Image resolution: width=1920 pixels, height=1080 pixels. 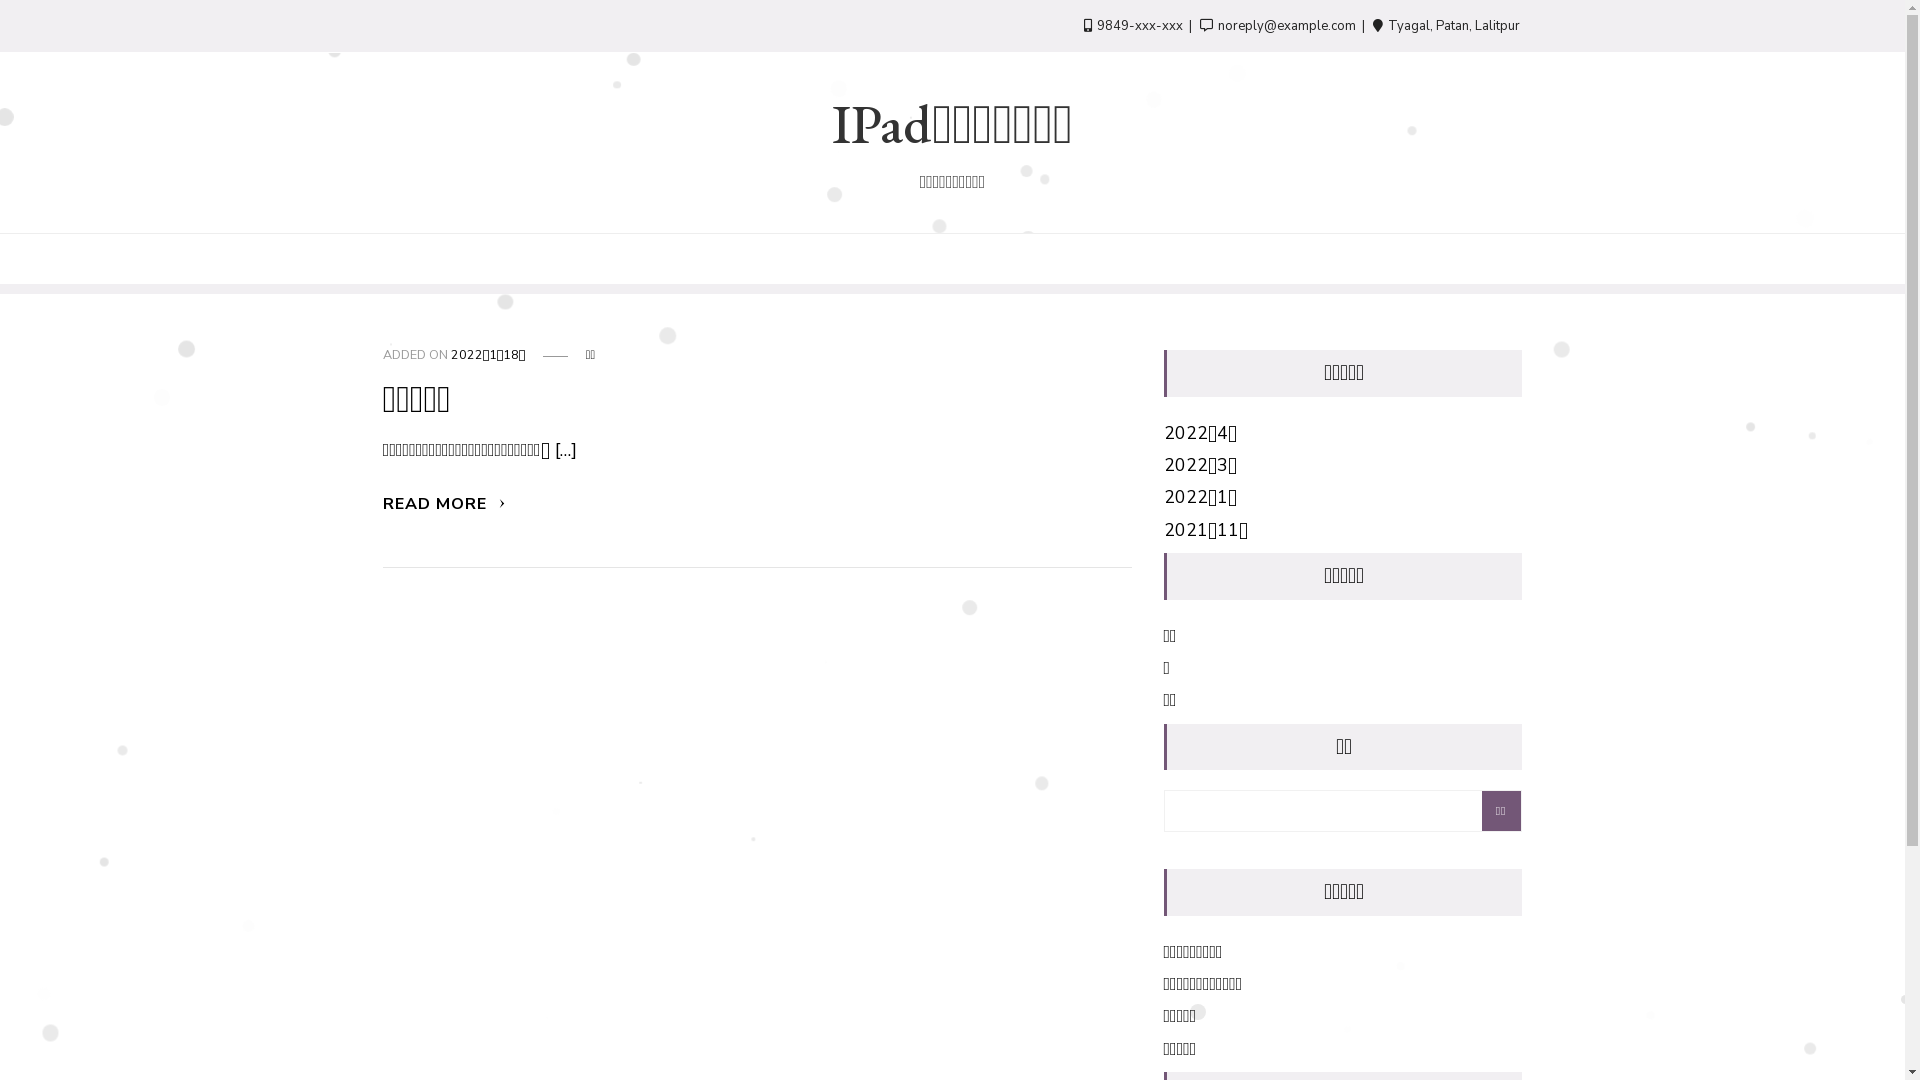 I want to click on 'READ MORE', so click(x=444, y=503).